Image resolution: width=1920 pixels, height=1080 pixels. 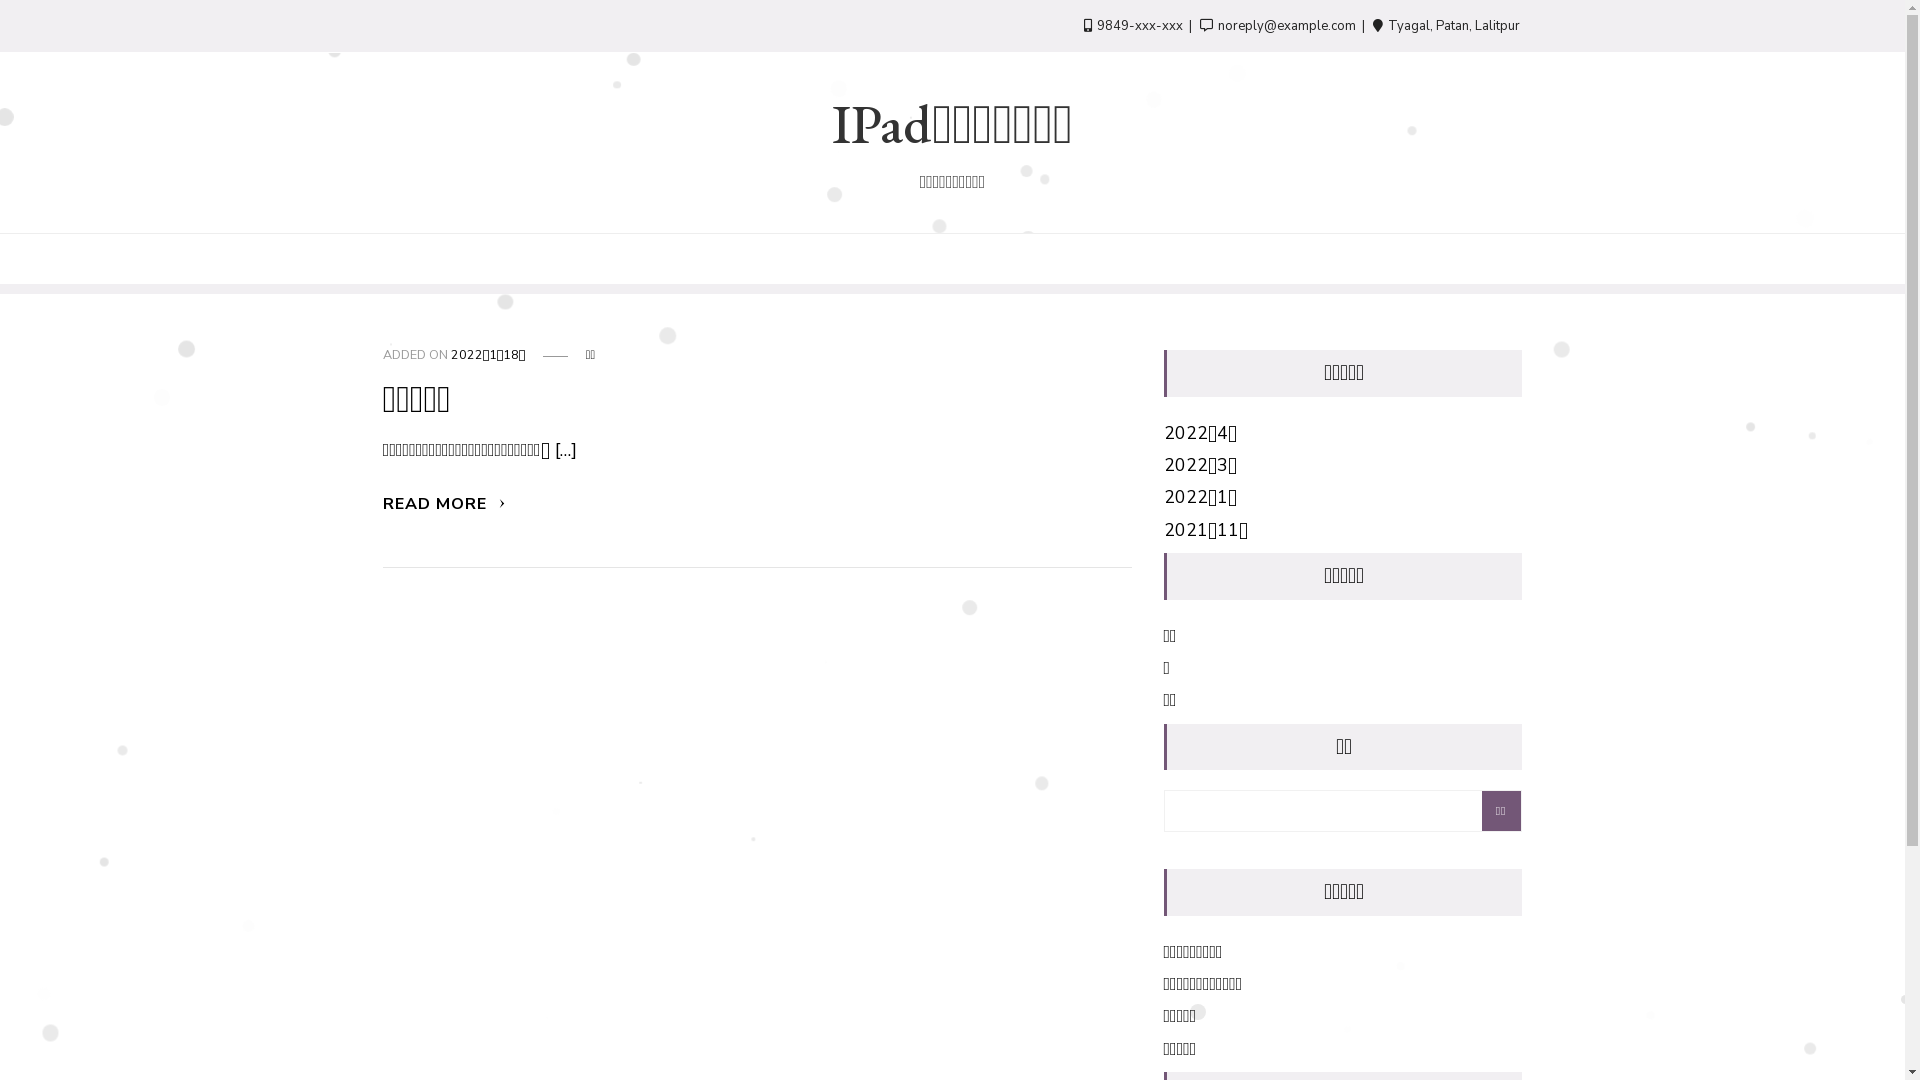 I want to click on 'READ MORE', so click(x=444, y=503).